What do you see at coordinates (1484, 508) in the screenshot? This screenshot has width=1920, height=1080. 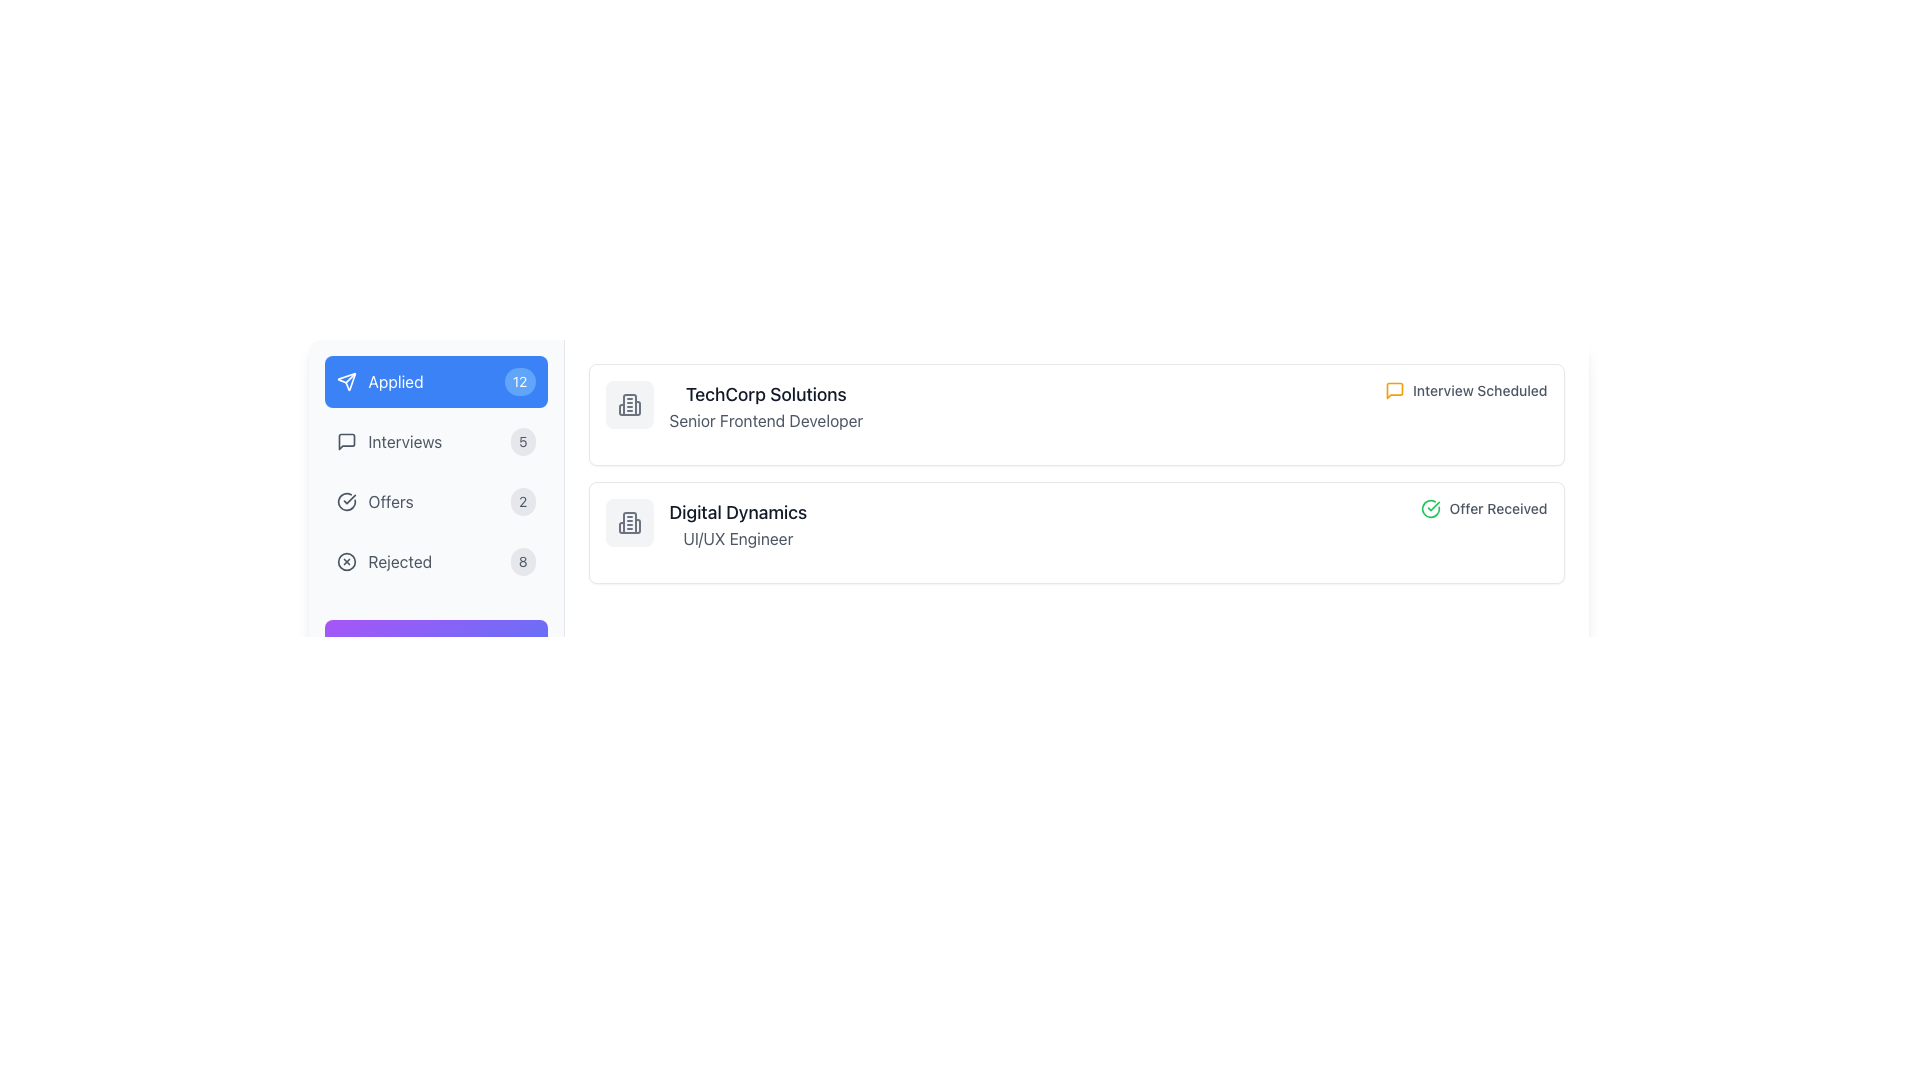 I see `text from the 'Offer Received' status label, which is next to a green circular checkmark icon, located on the right side of the job listing entry for 'Digital Dynamics' and 'UI/UX Engineer'` at bounding box center [1484, 508].